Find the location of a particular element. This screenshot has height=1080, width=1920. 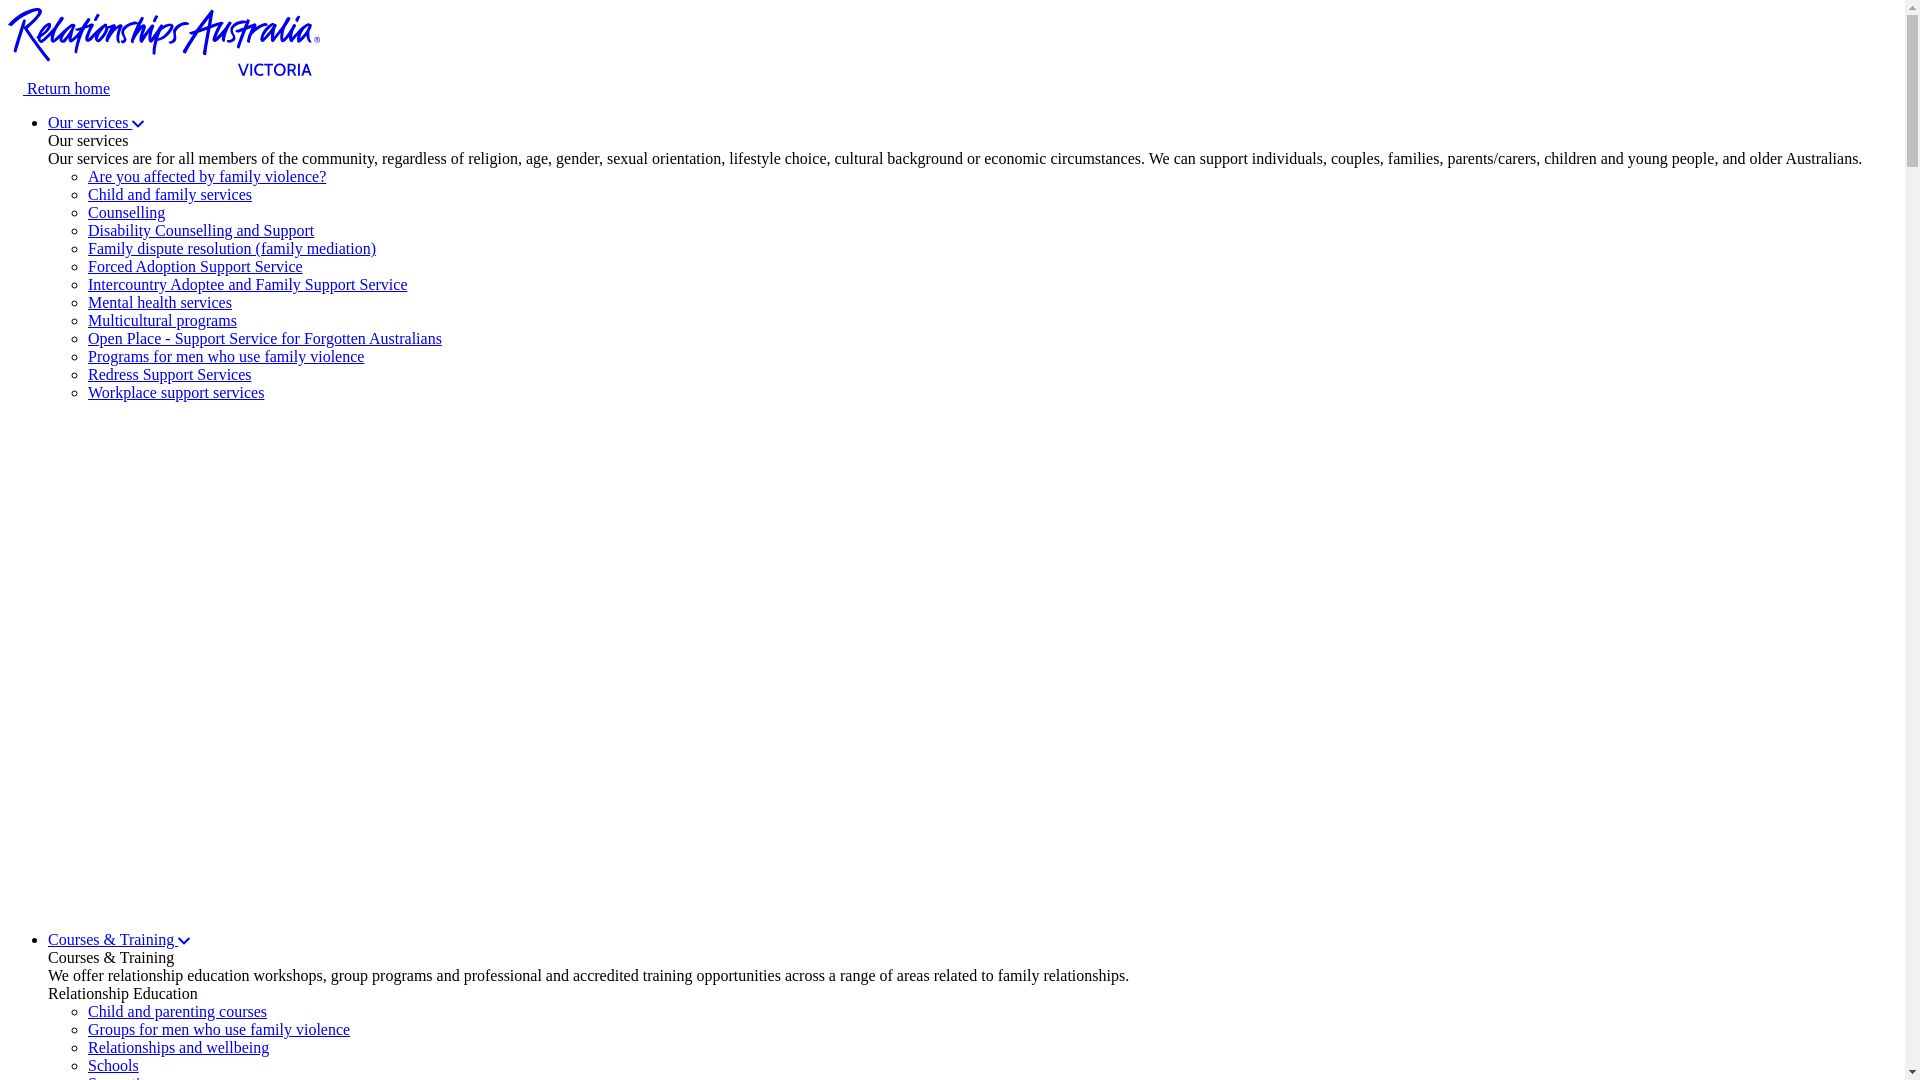

'Family dispute resolution (family mediation)' is located at coordinates (231, 247).